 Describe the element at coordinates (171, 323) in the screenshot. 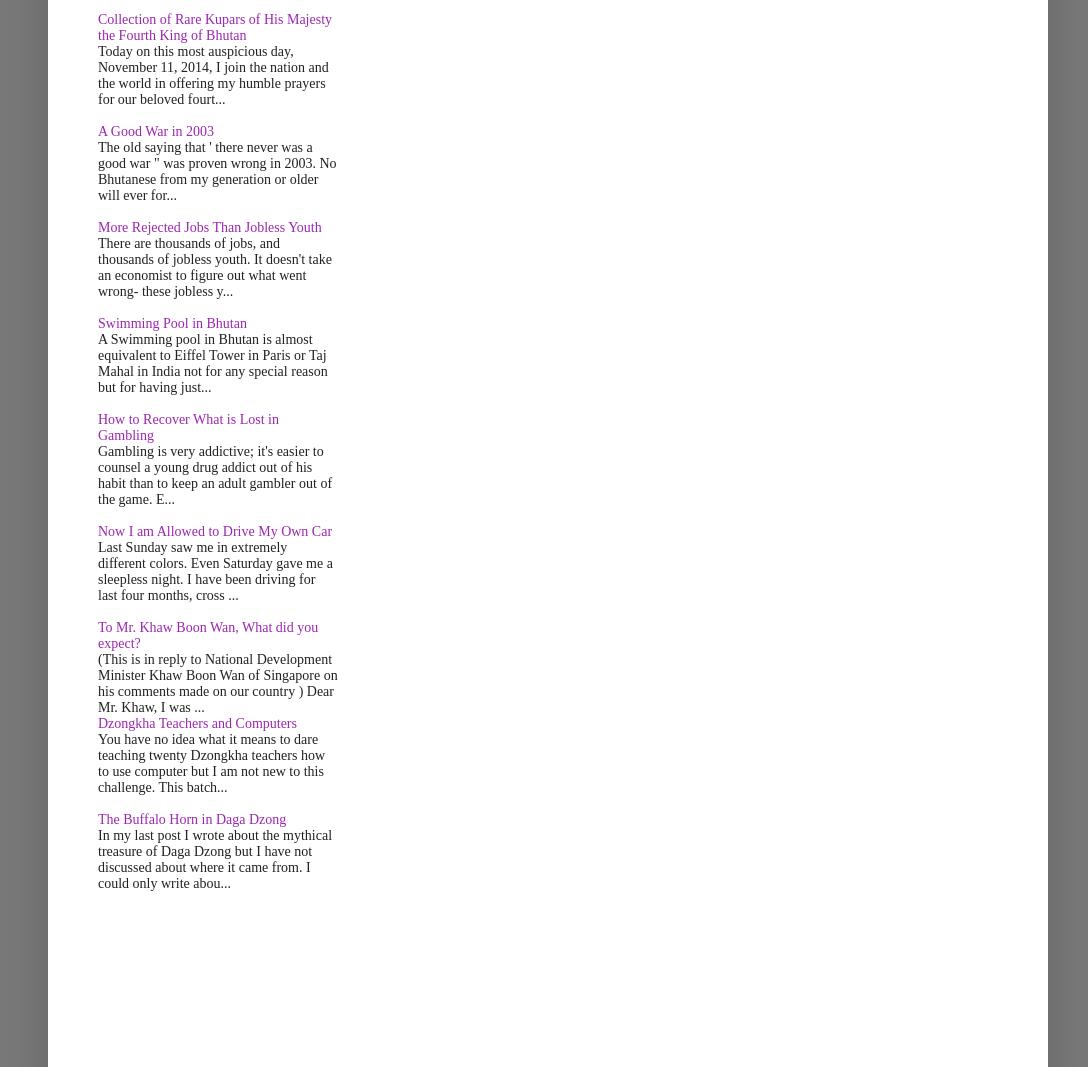

I see `'Swimming Pool in Bhutan'` at that location.